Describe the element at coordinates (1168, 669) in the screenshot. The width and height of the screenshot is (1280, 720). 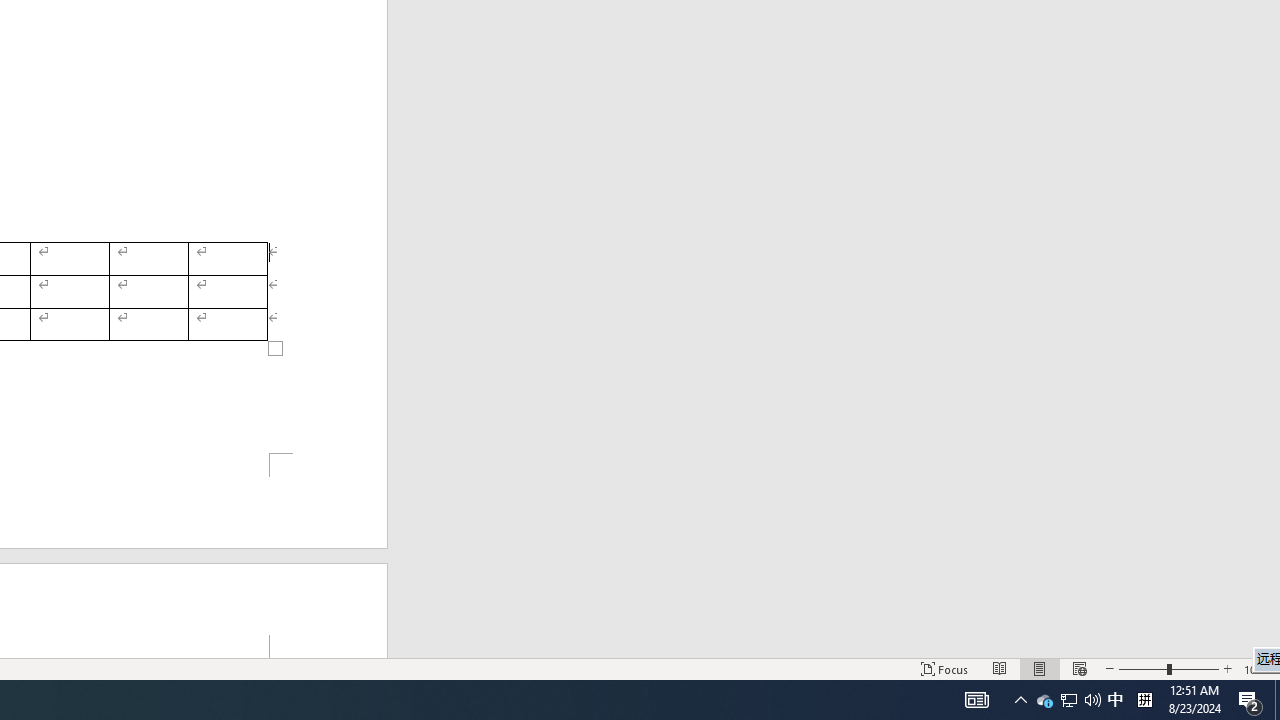
I see `'Zoom'` at that location.